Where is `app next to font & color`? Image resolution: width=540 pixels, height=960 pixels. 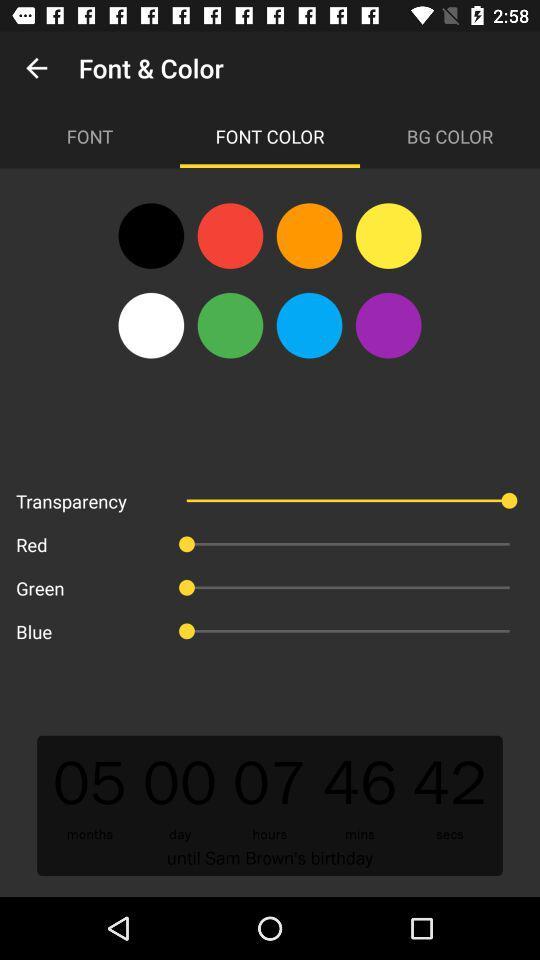
app next to font & color is located at coordinates (36, 68).